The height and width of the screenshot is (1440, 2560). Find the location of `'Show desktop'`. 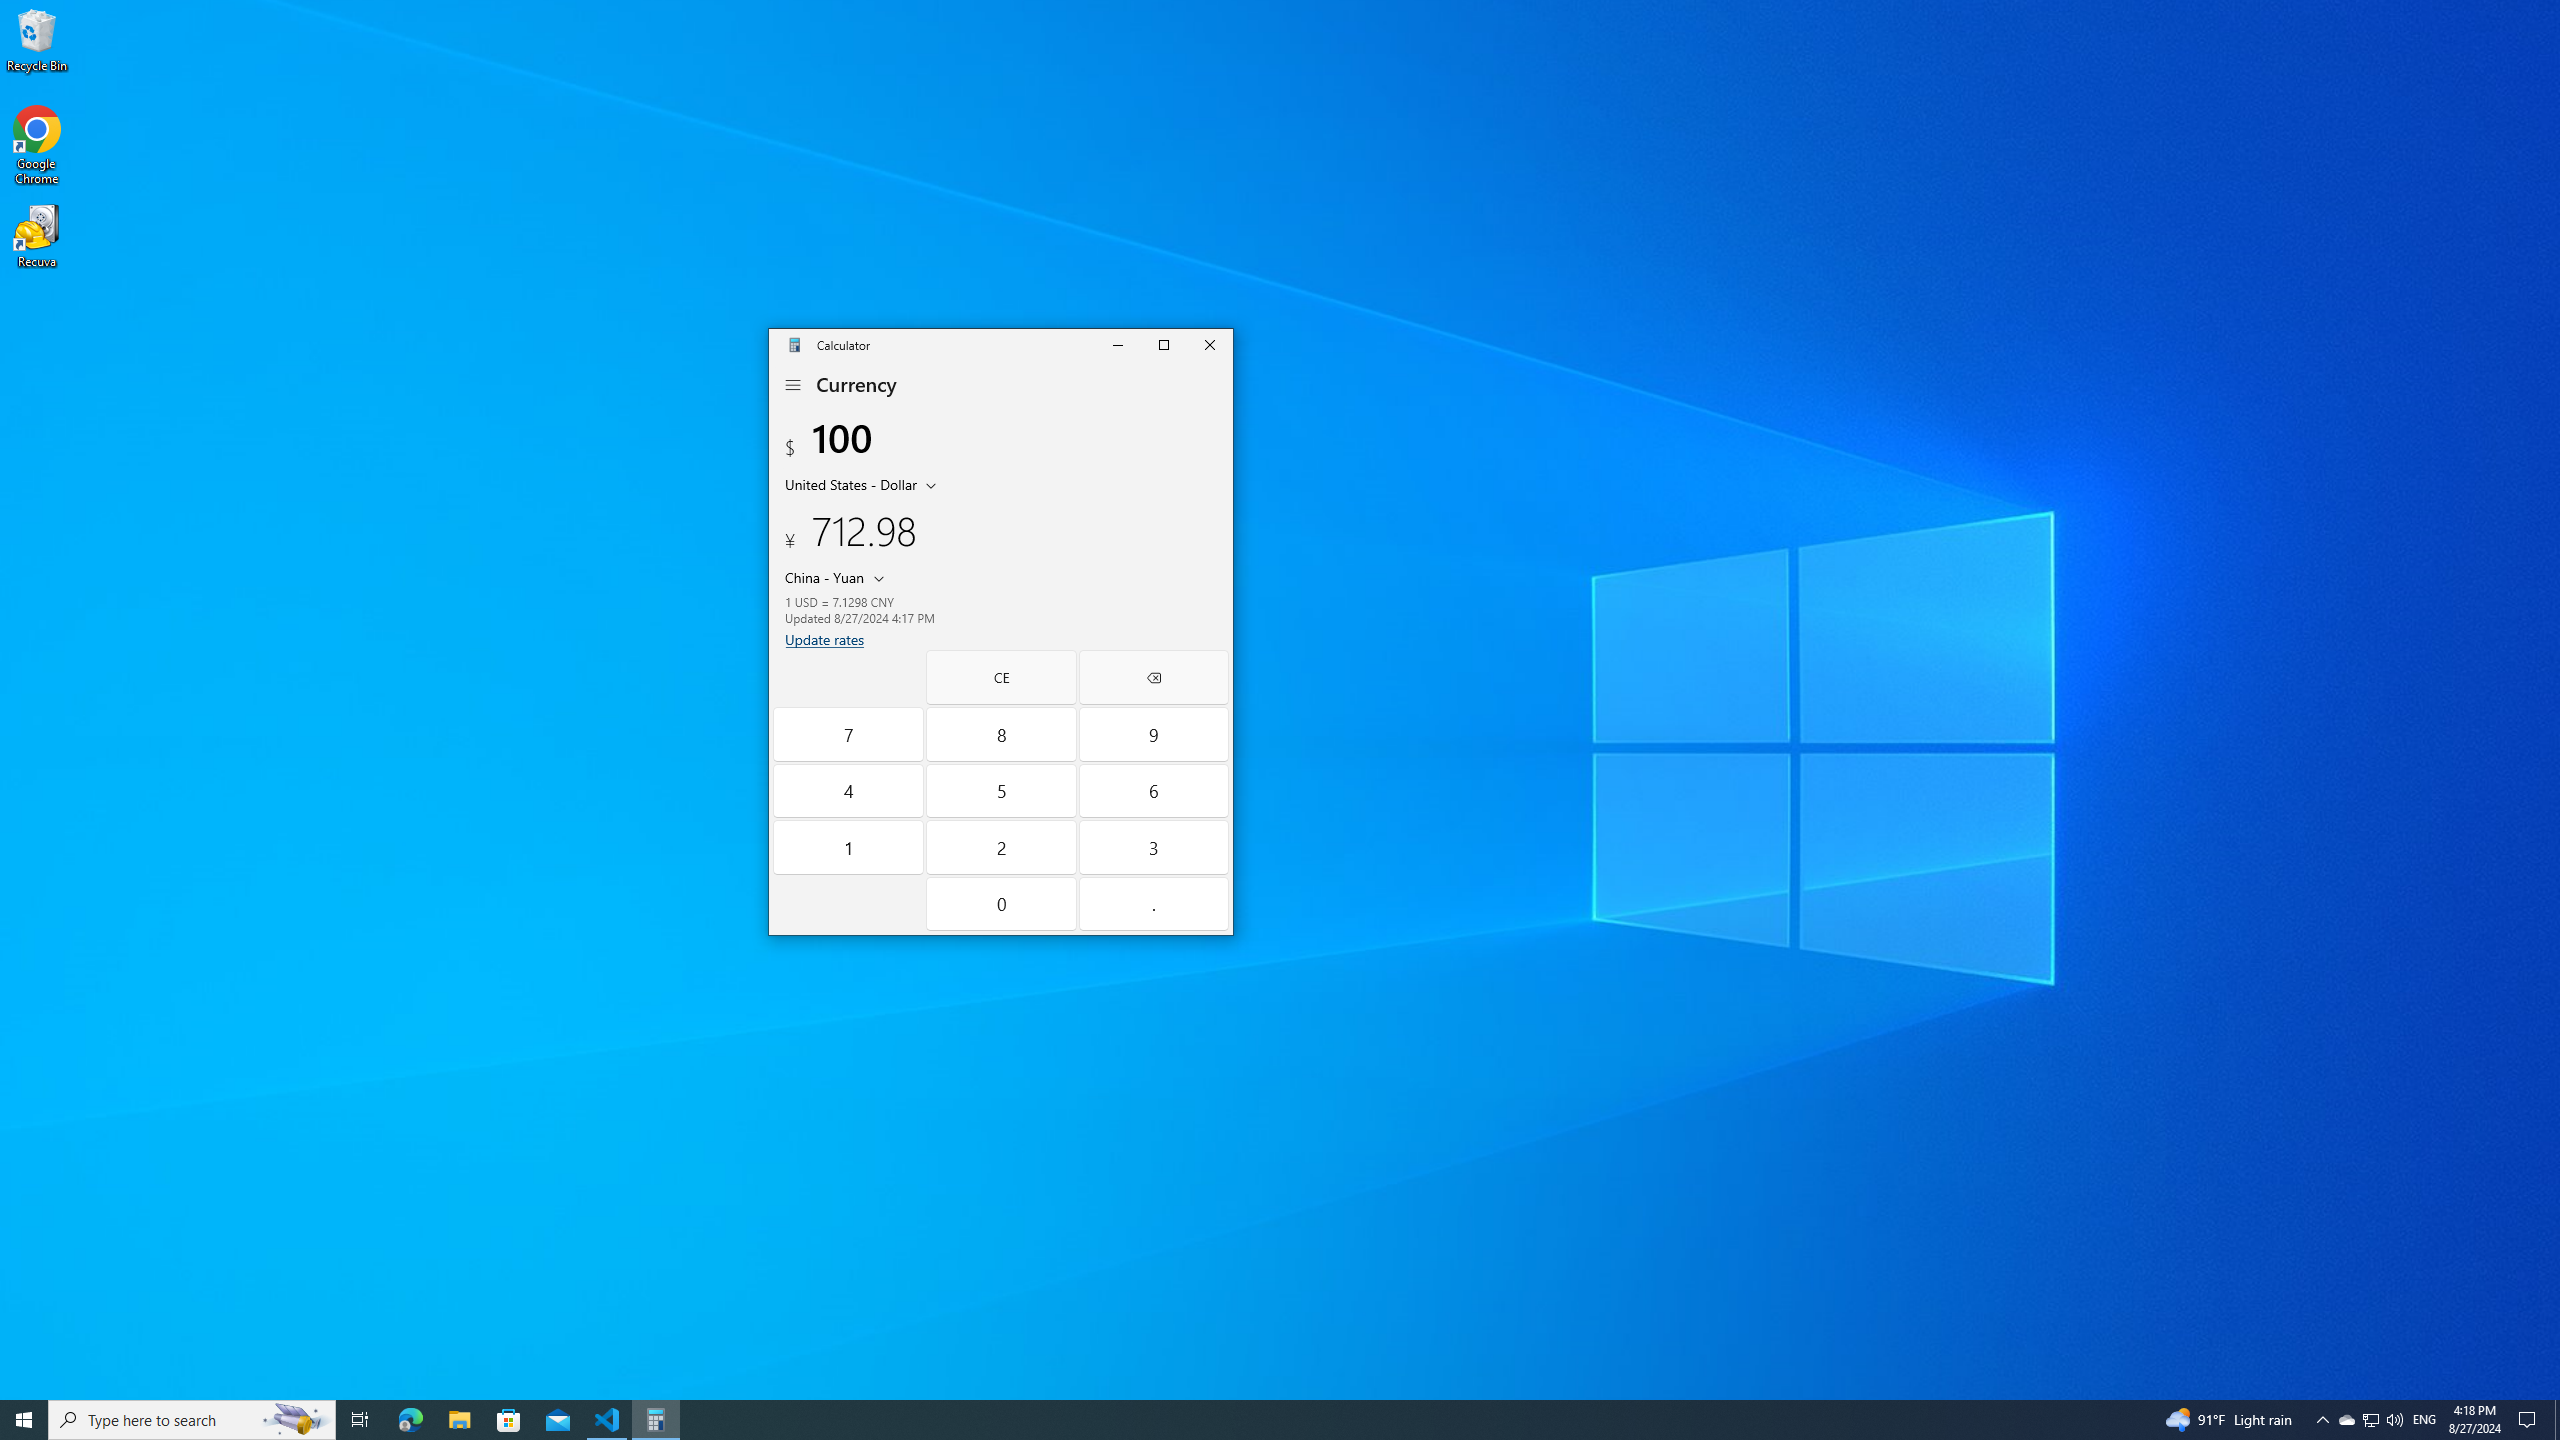

'Show desktop' is located at coordinates (2556, 1418).